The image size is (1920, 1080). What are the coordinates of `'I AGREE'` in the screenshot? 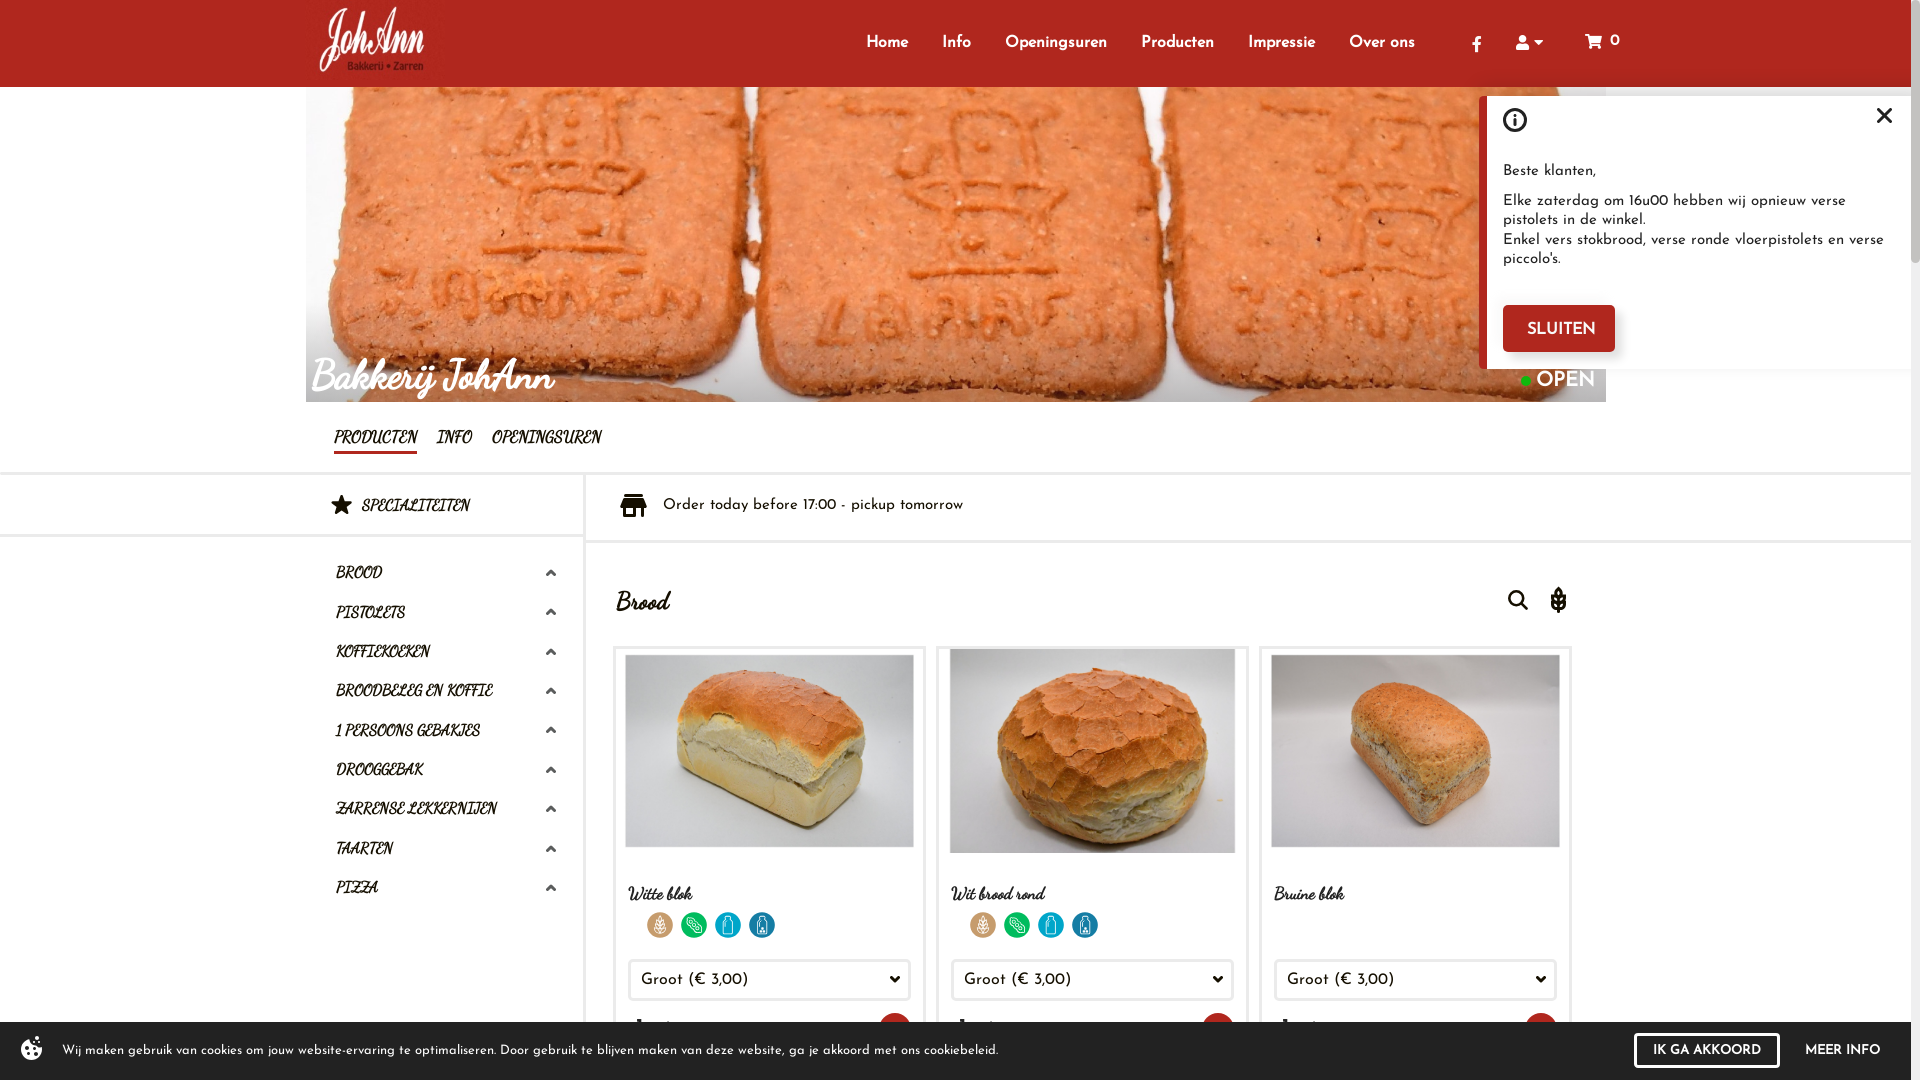 It's located at (1740, 1049).